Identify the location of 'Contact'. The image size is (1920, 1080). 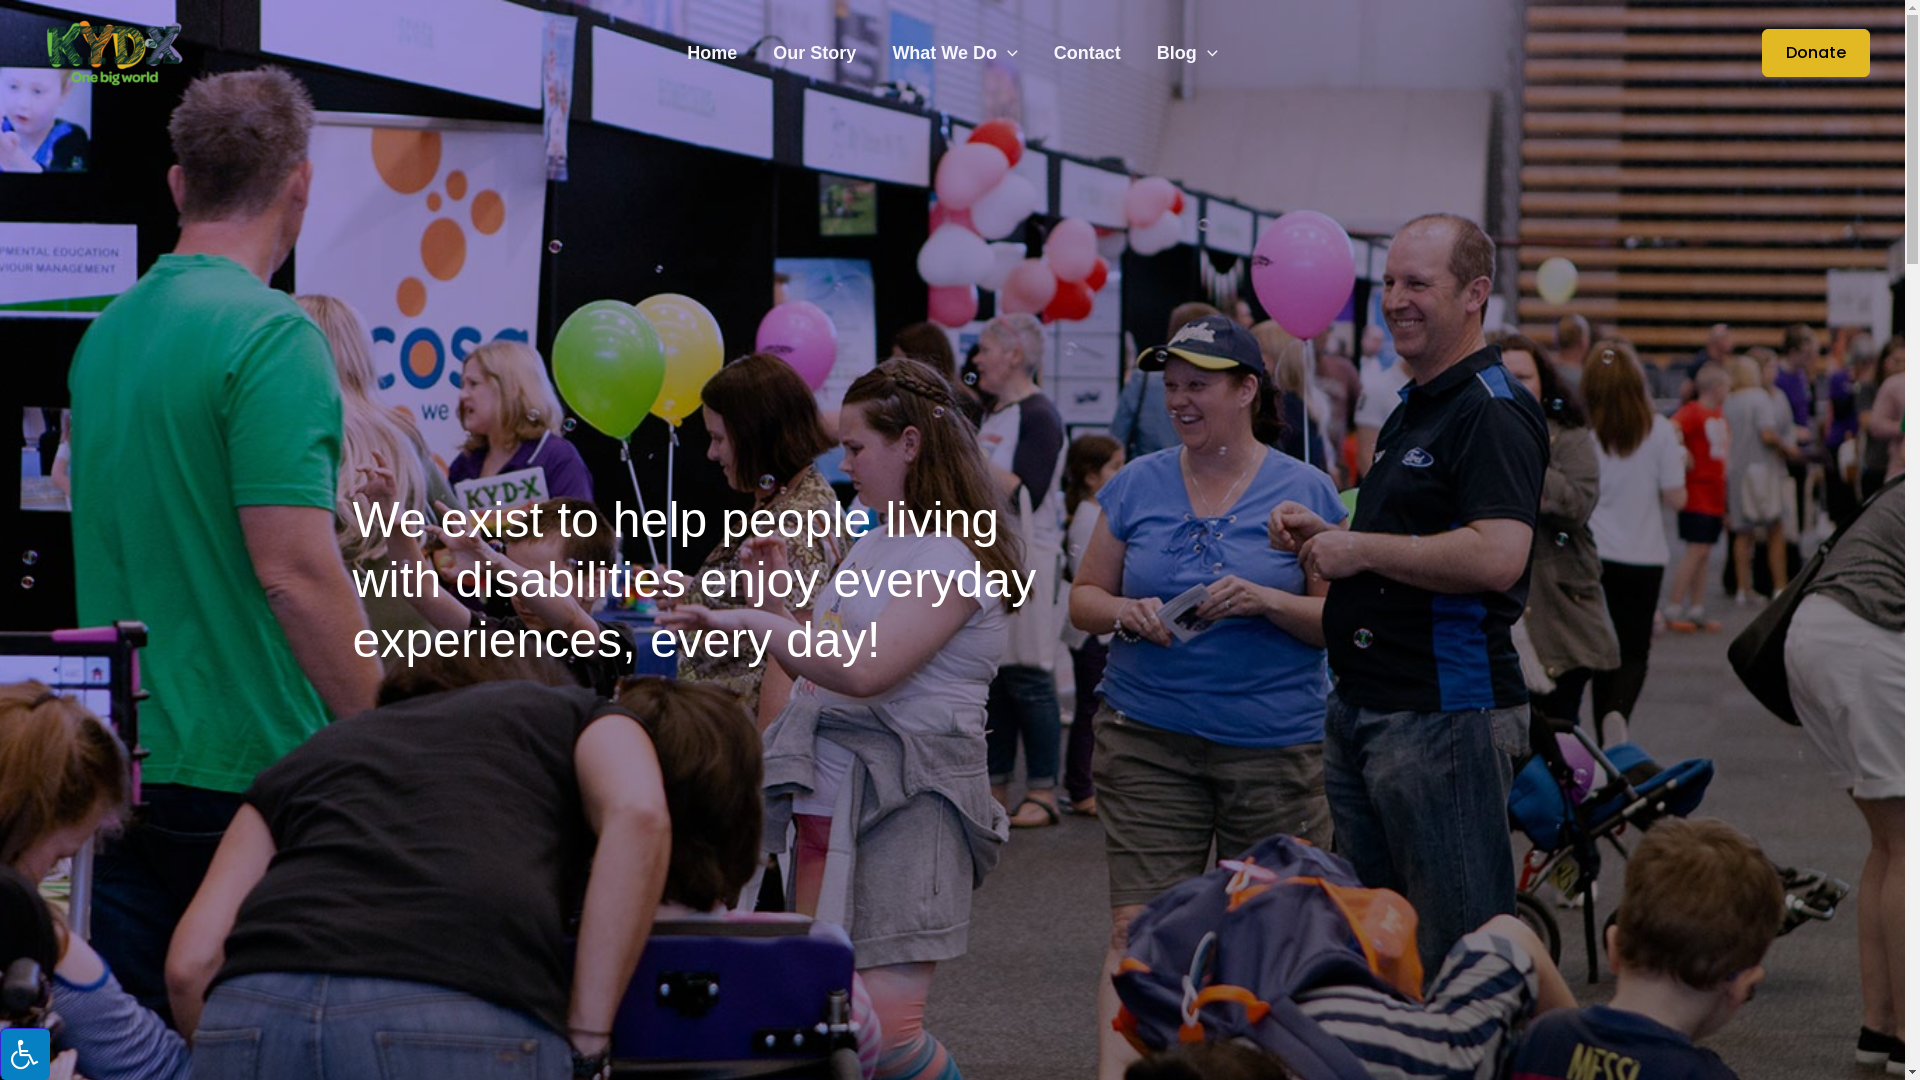
(1086, 52).